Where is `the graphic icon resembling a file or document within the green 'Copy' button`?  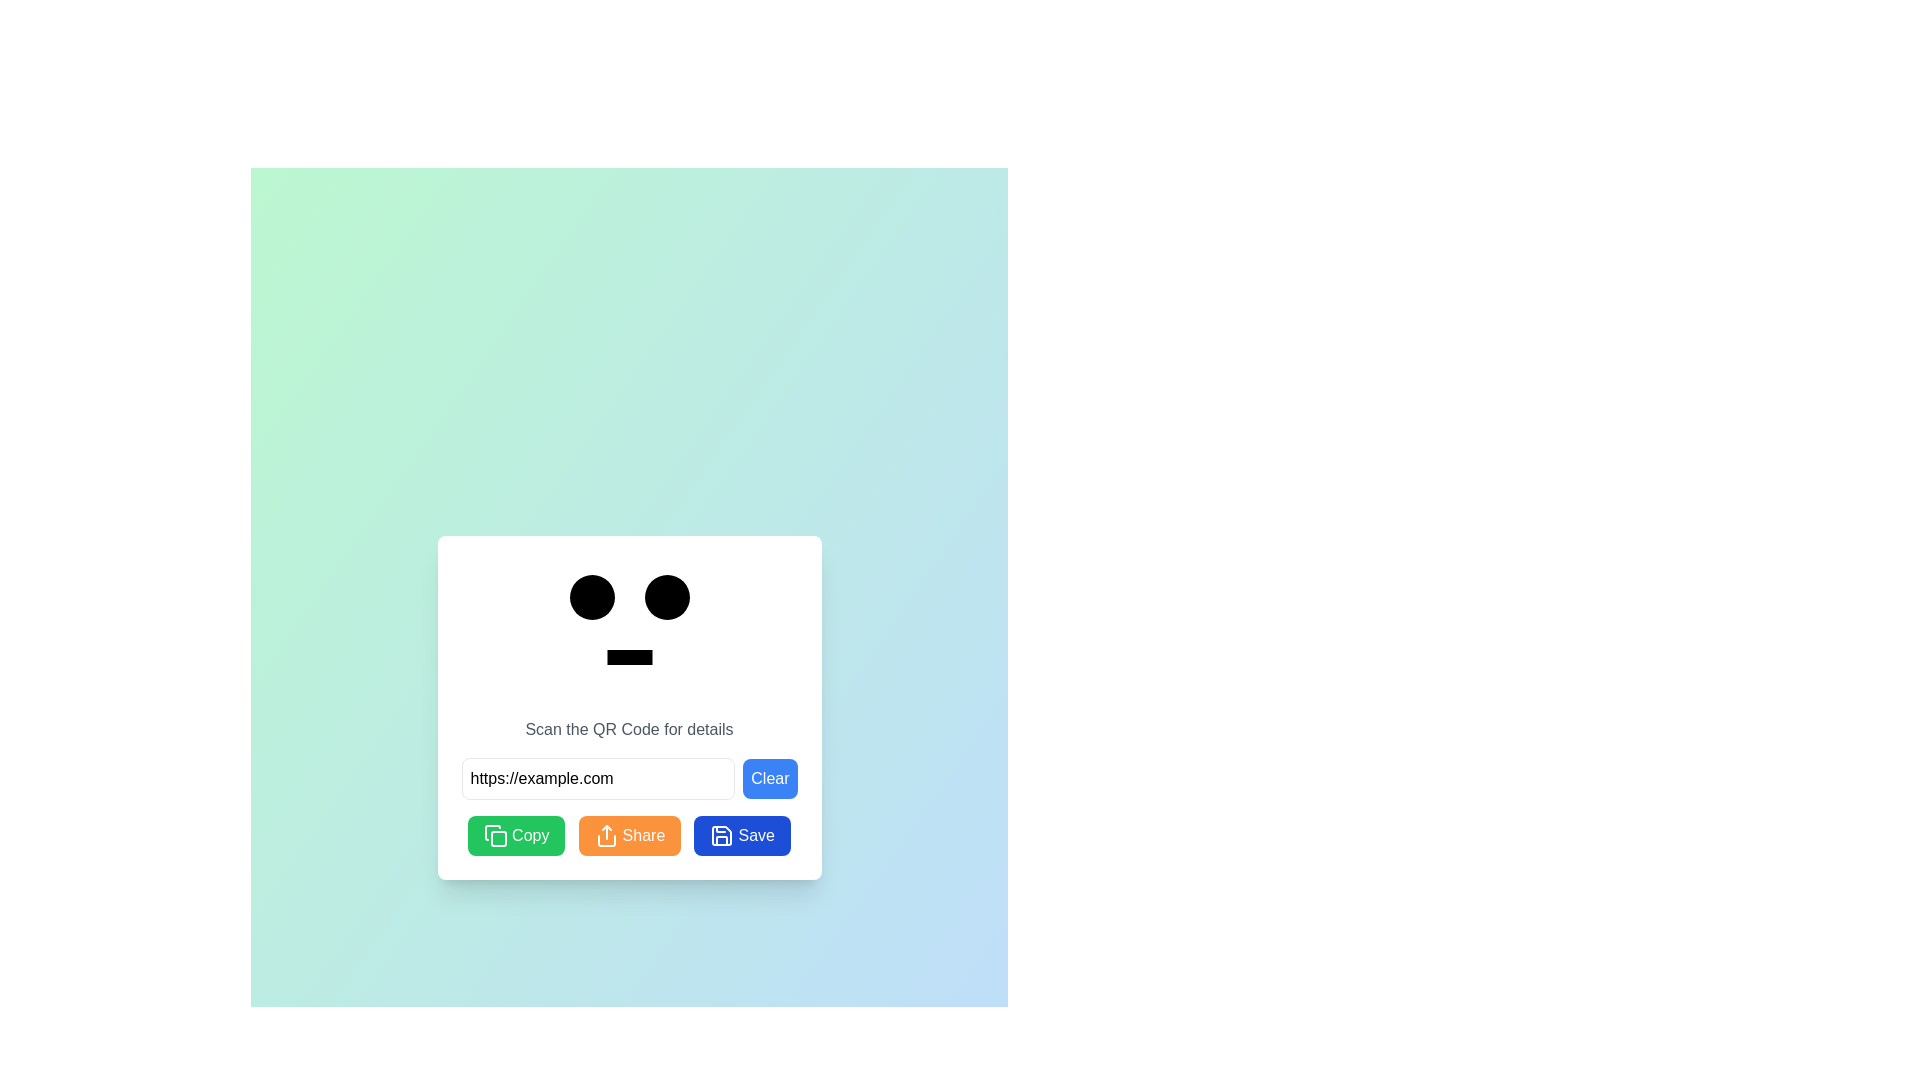 the graphic icon resembling a file or document within the green 'Copy' button is located at coordinates (493, 833).